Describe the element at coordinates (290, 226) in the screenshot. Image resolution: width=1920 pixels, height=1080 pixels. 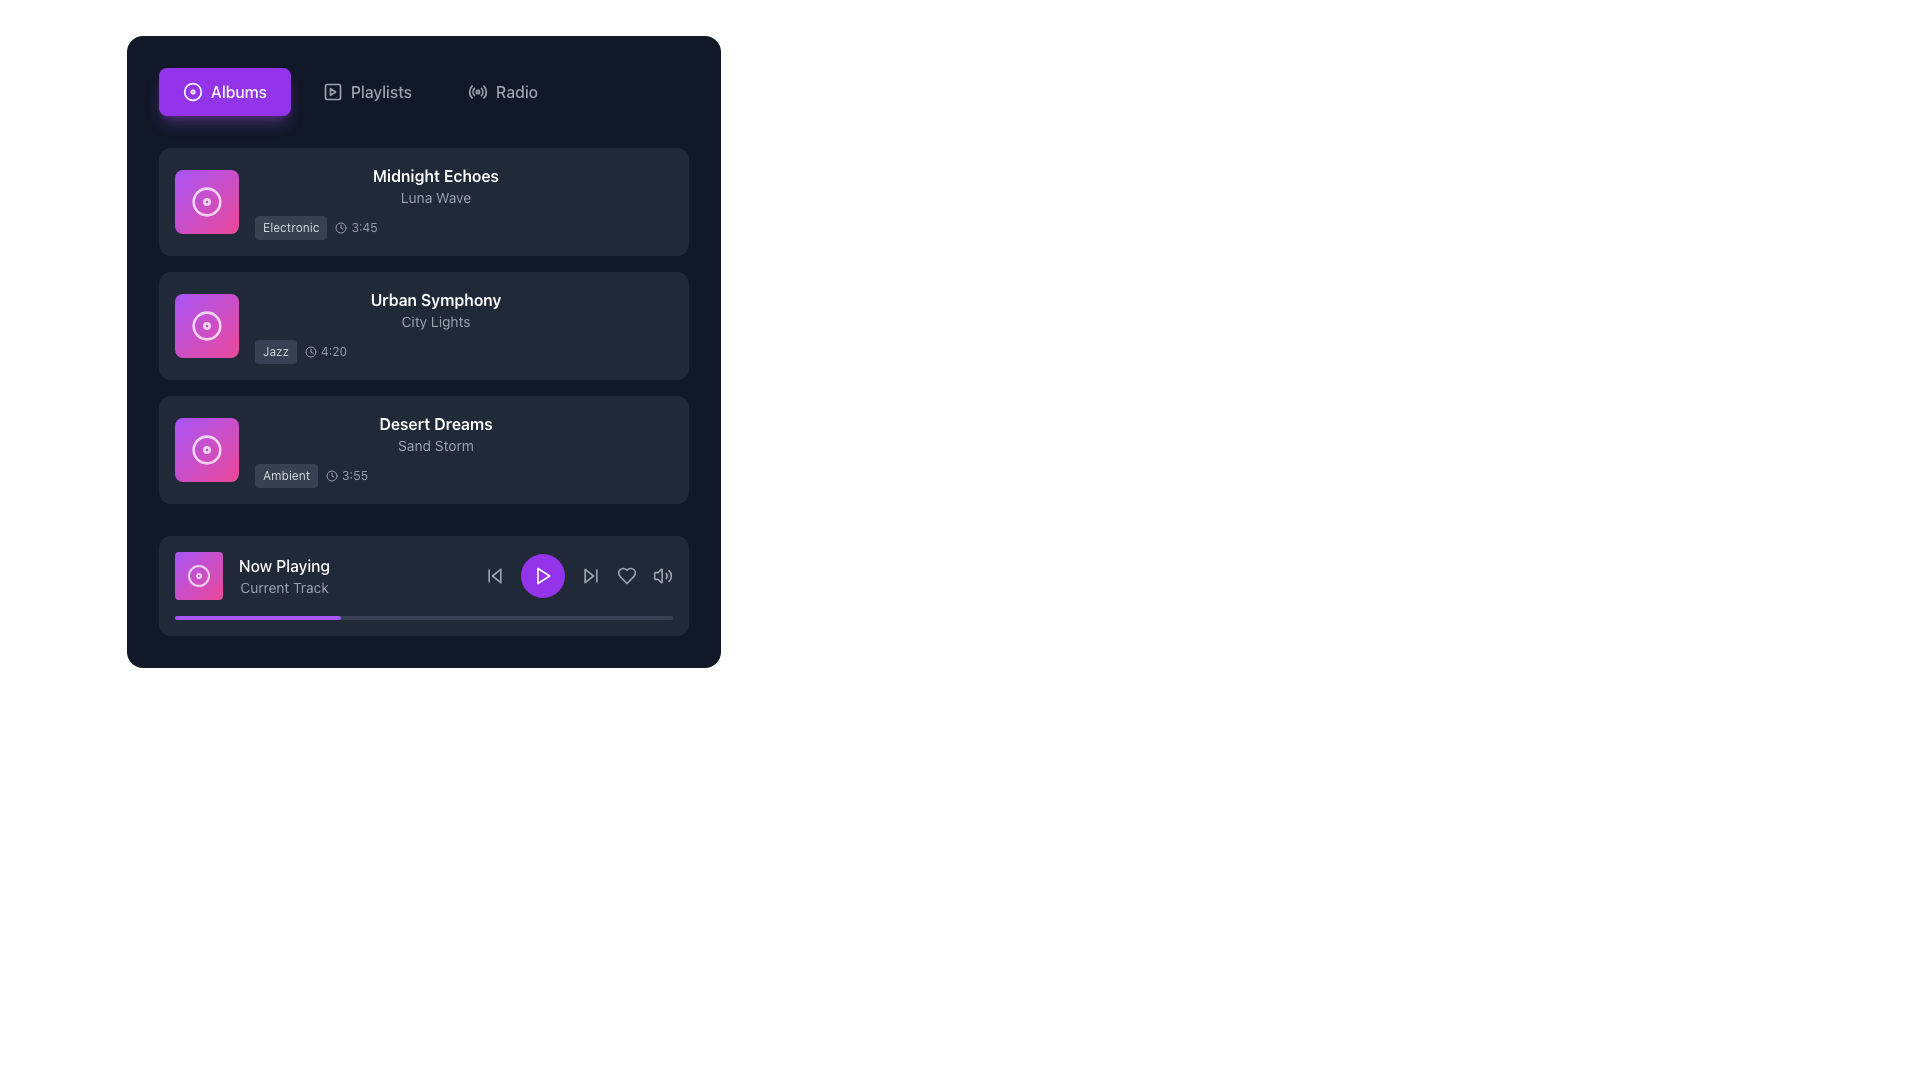
I see `the genre label or badge associated with the album 'Midnight Echoes', located in the upper-left quadrant of the interface, aligned horizontally with the album name and vertically with the album icon` at that location.